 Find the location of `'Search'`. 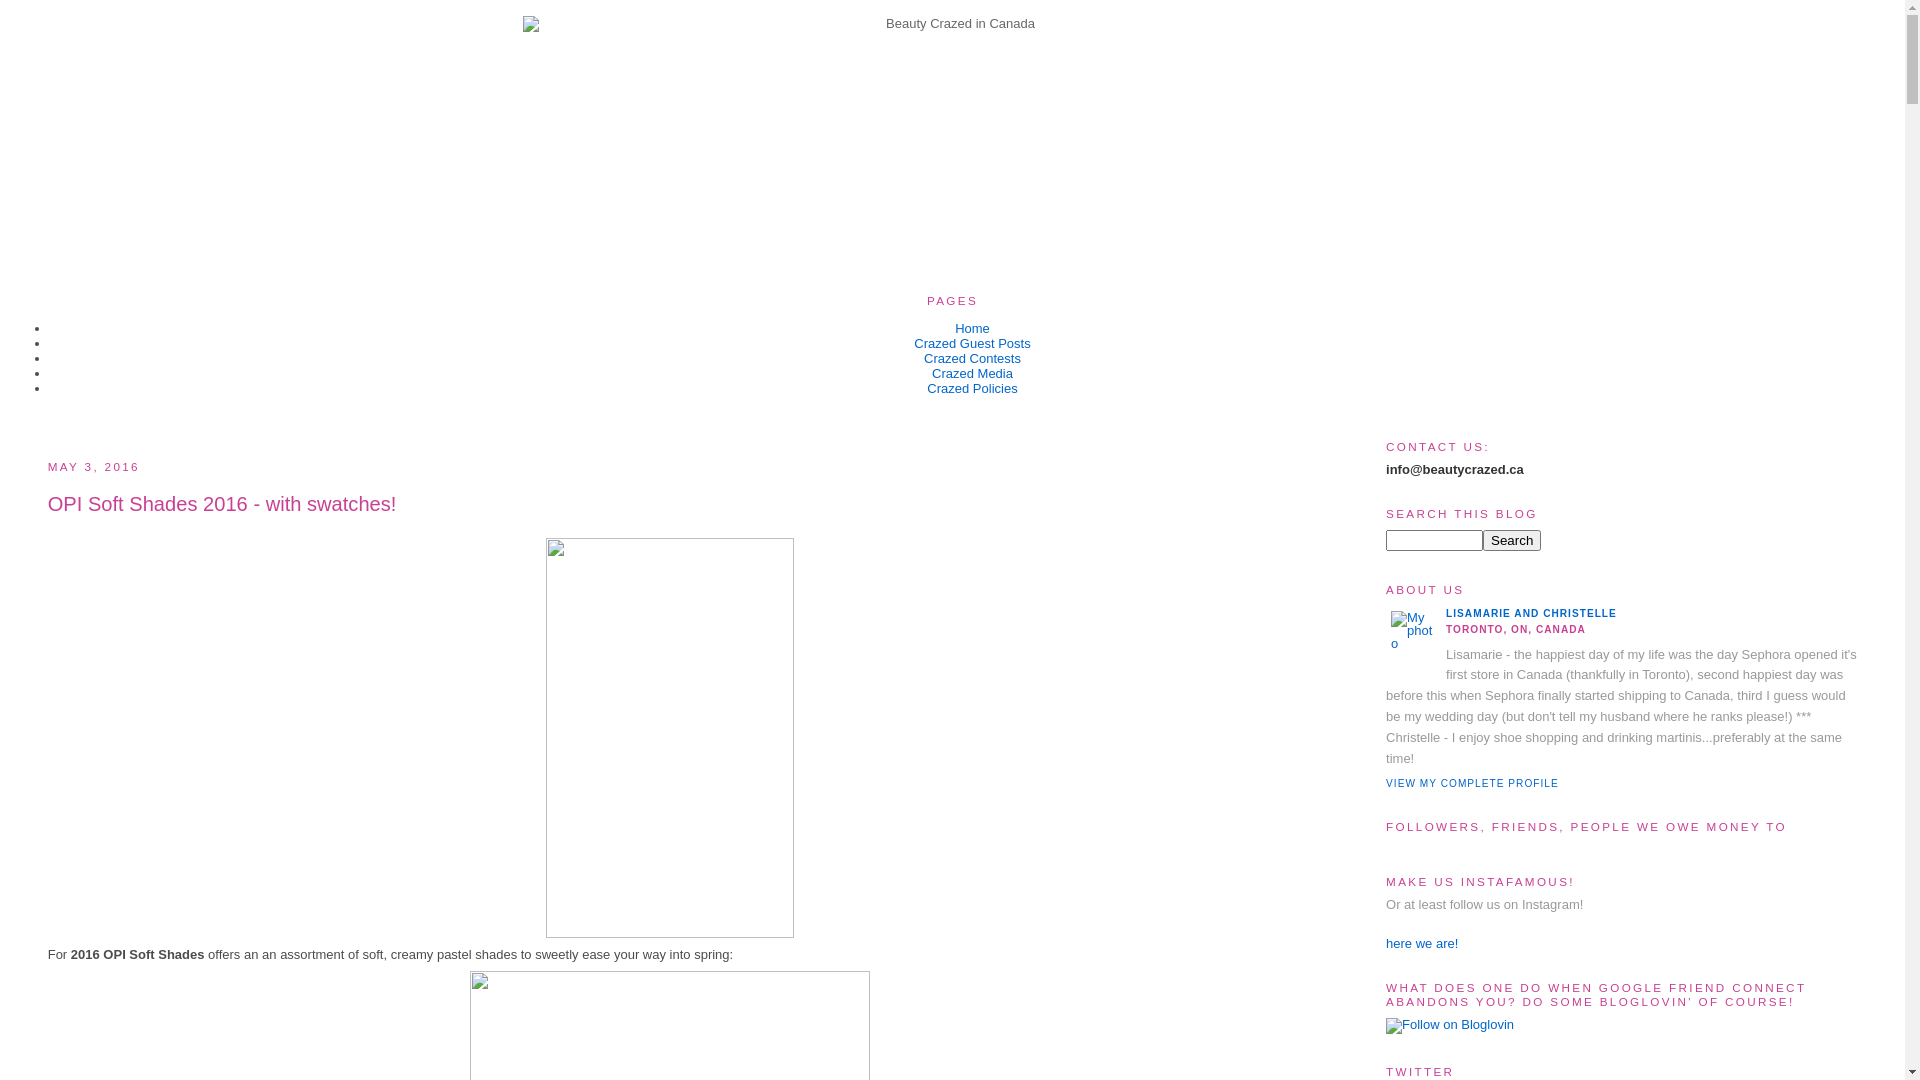

'Search' is located at coordinates (1483, 540).